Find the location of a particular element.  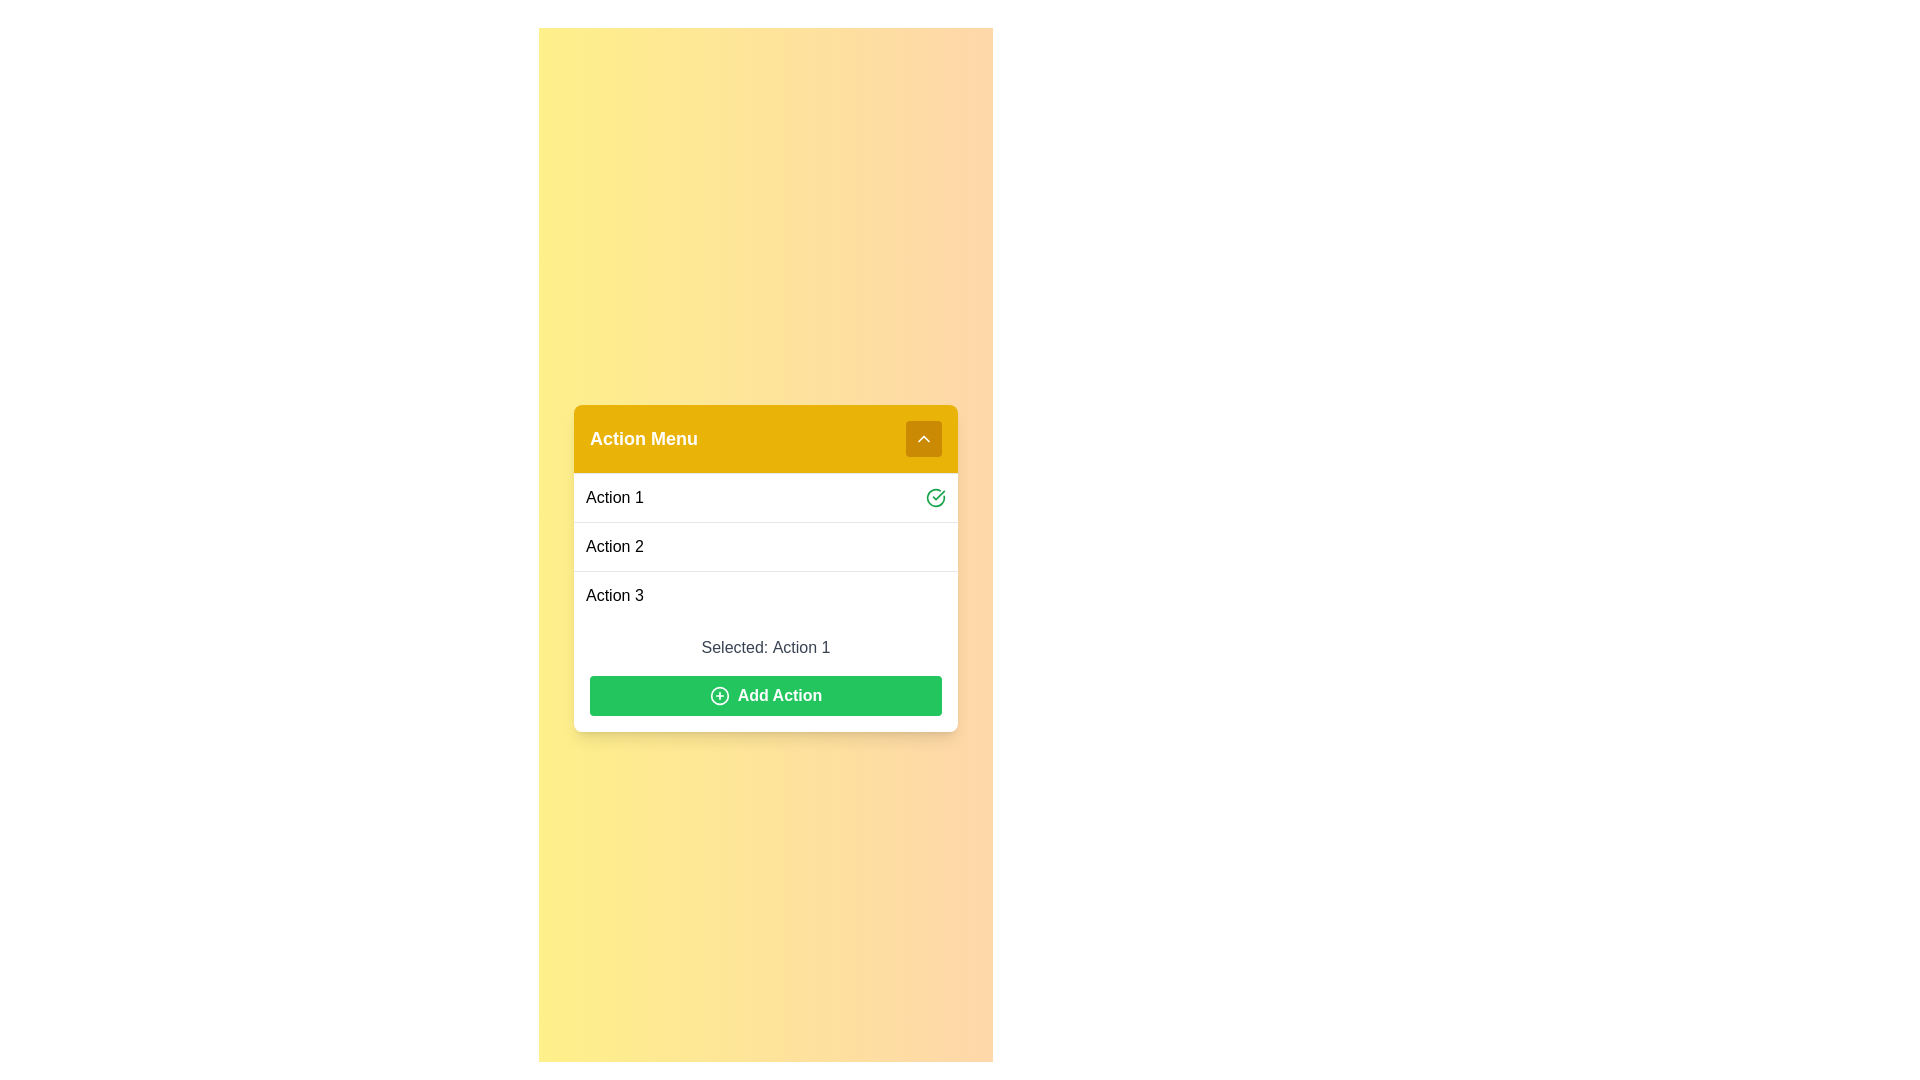

the third list item labeled 'Action 3', which is positioned at the bottom of the vertically stacked list is located at coordinates (765, 593).